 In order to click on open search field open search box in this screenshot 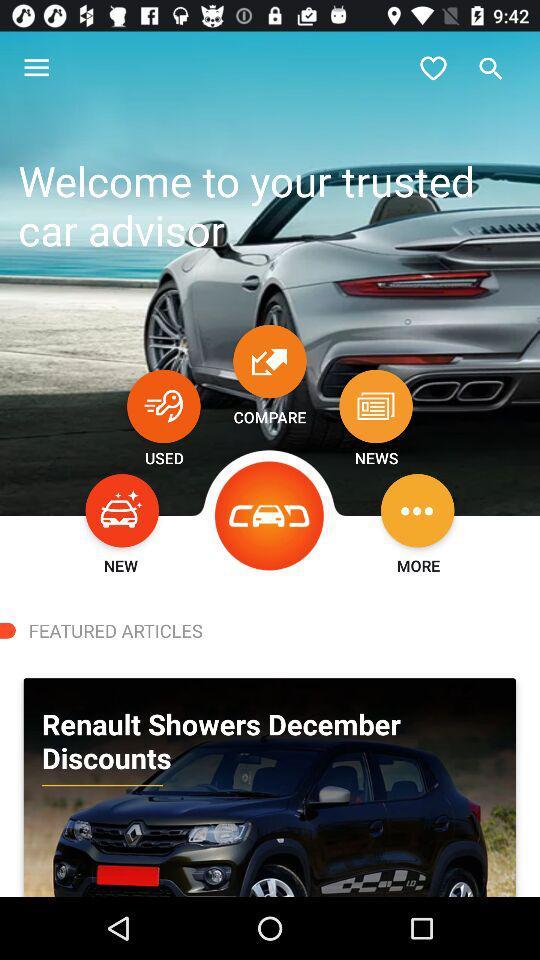, I will do `click(490, 68)`.